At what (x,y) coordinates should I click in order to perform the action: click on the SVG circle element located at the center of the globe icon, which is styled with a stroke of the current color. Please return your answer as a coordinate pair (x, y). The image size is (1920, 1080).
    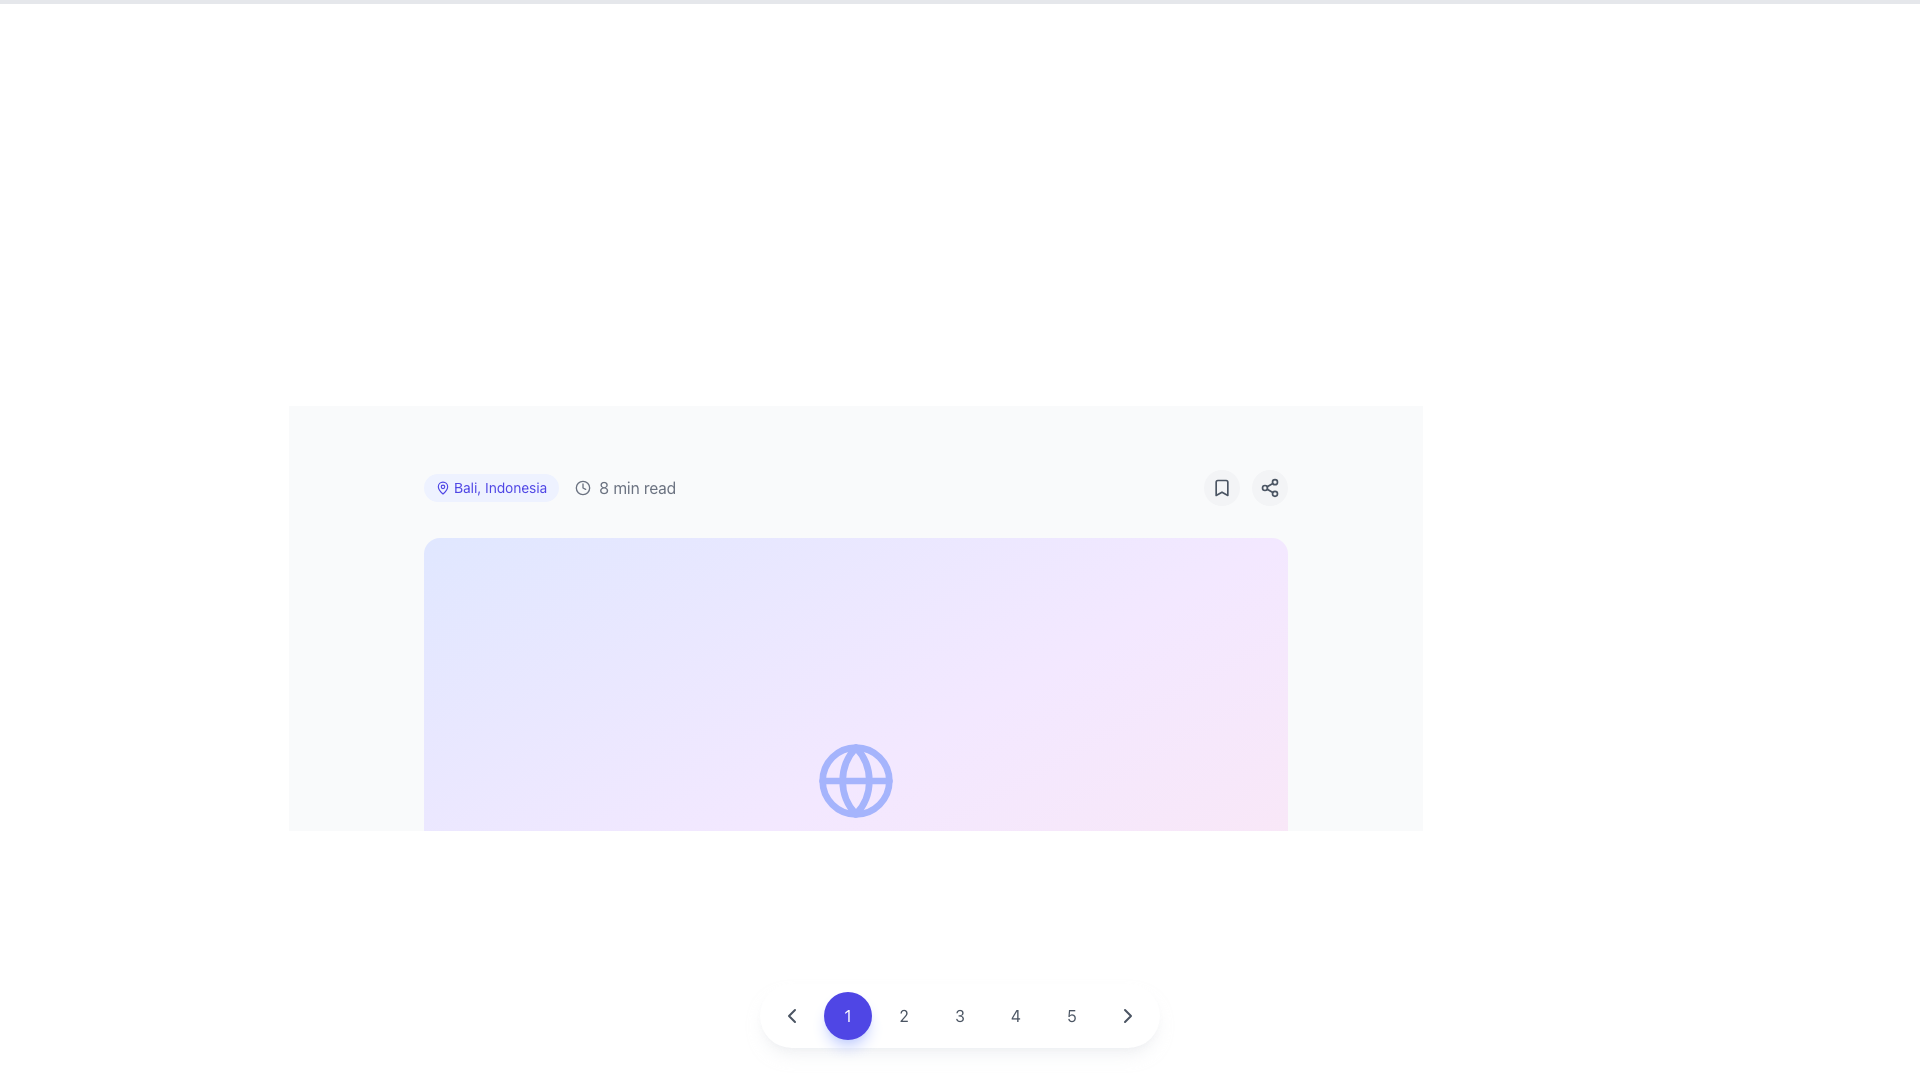
    Looking at the image, I should click on (855, 779).